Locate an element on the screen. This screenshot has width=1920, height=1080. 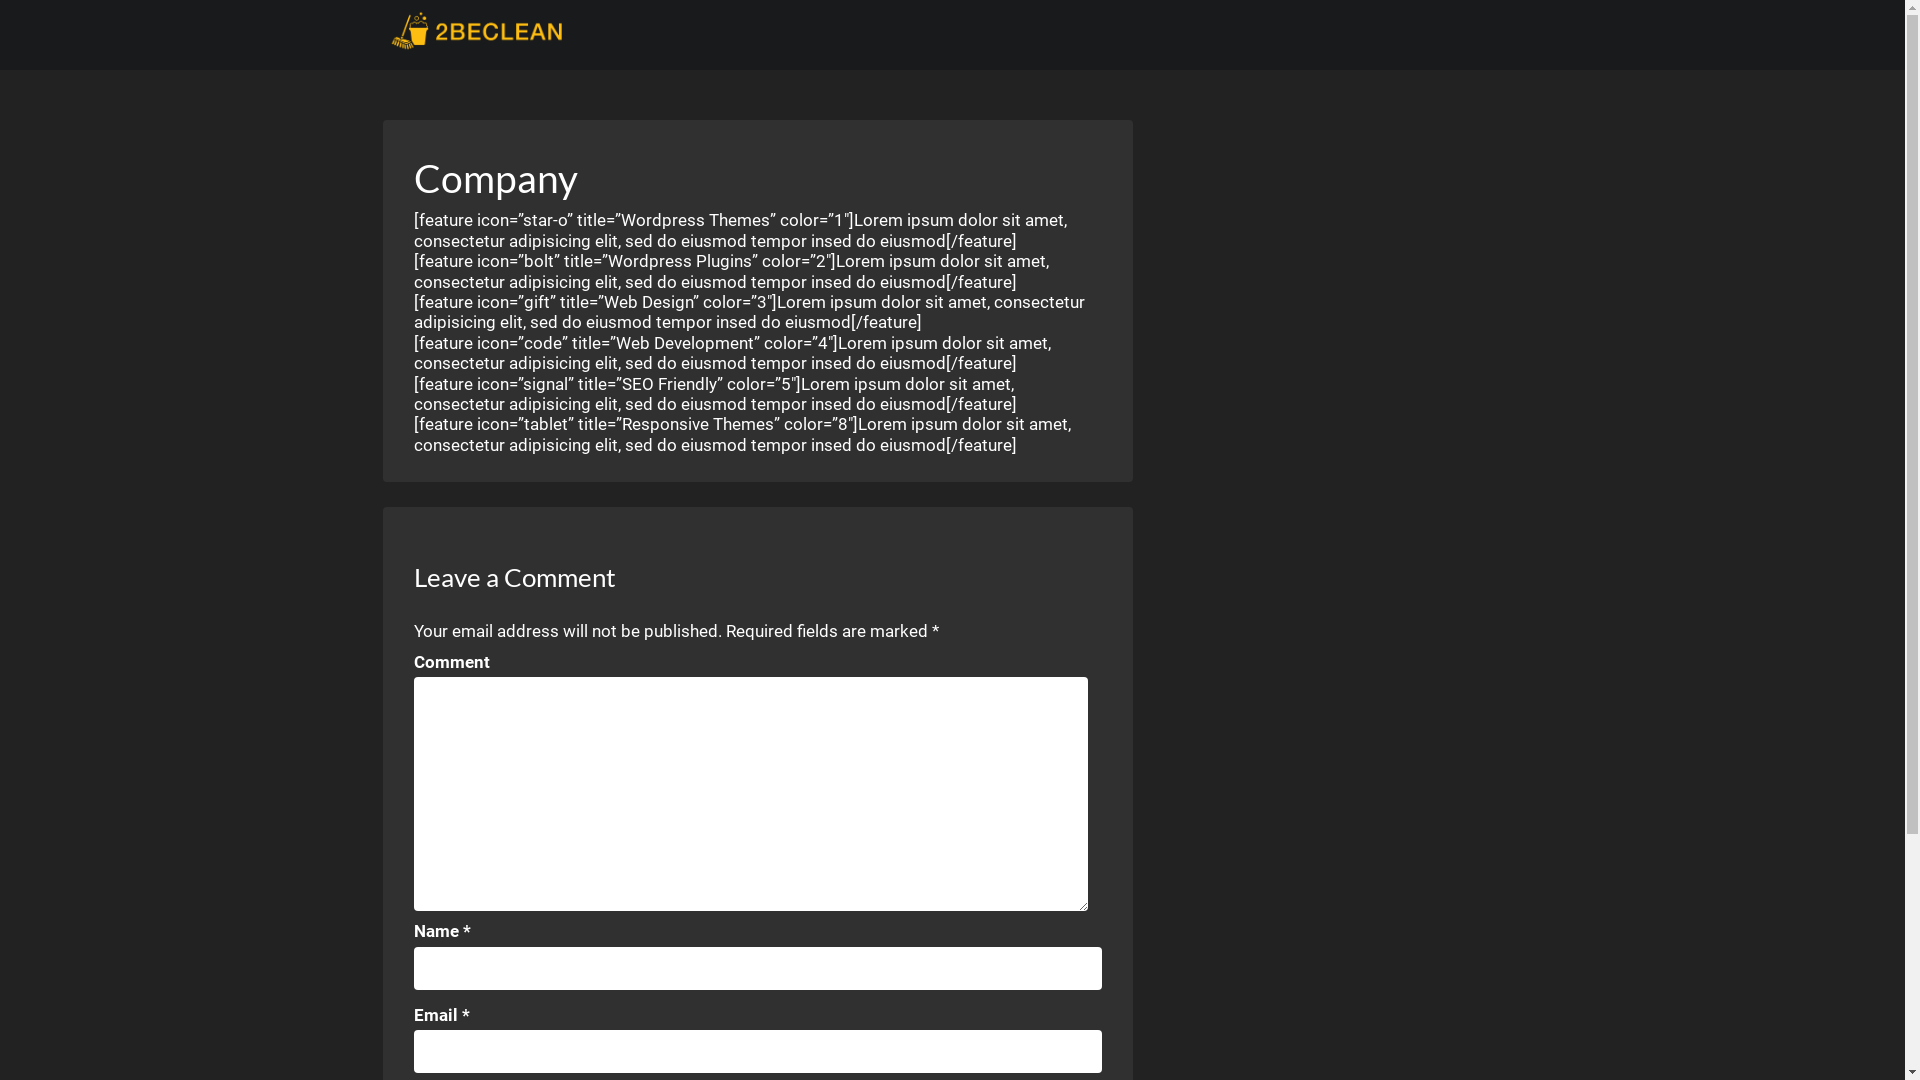
'2beClean.com' is located at coordinates (477, 30).